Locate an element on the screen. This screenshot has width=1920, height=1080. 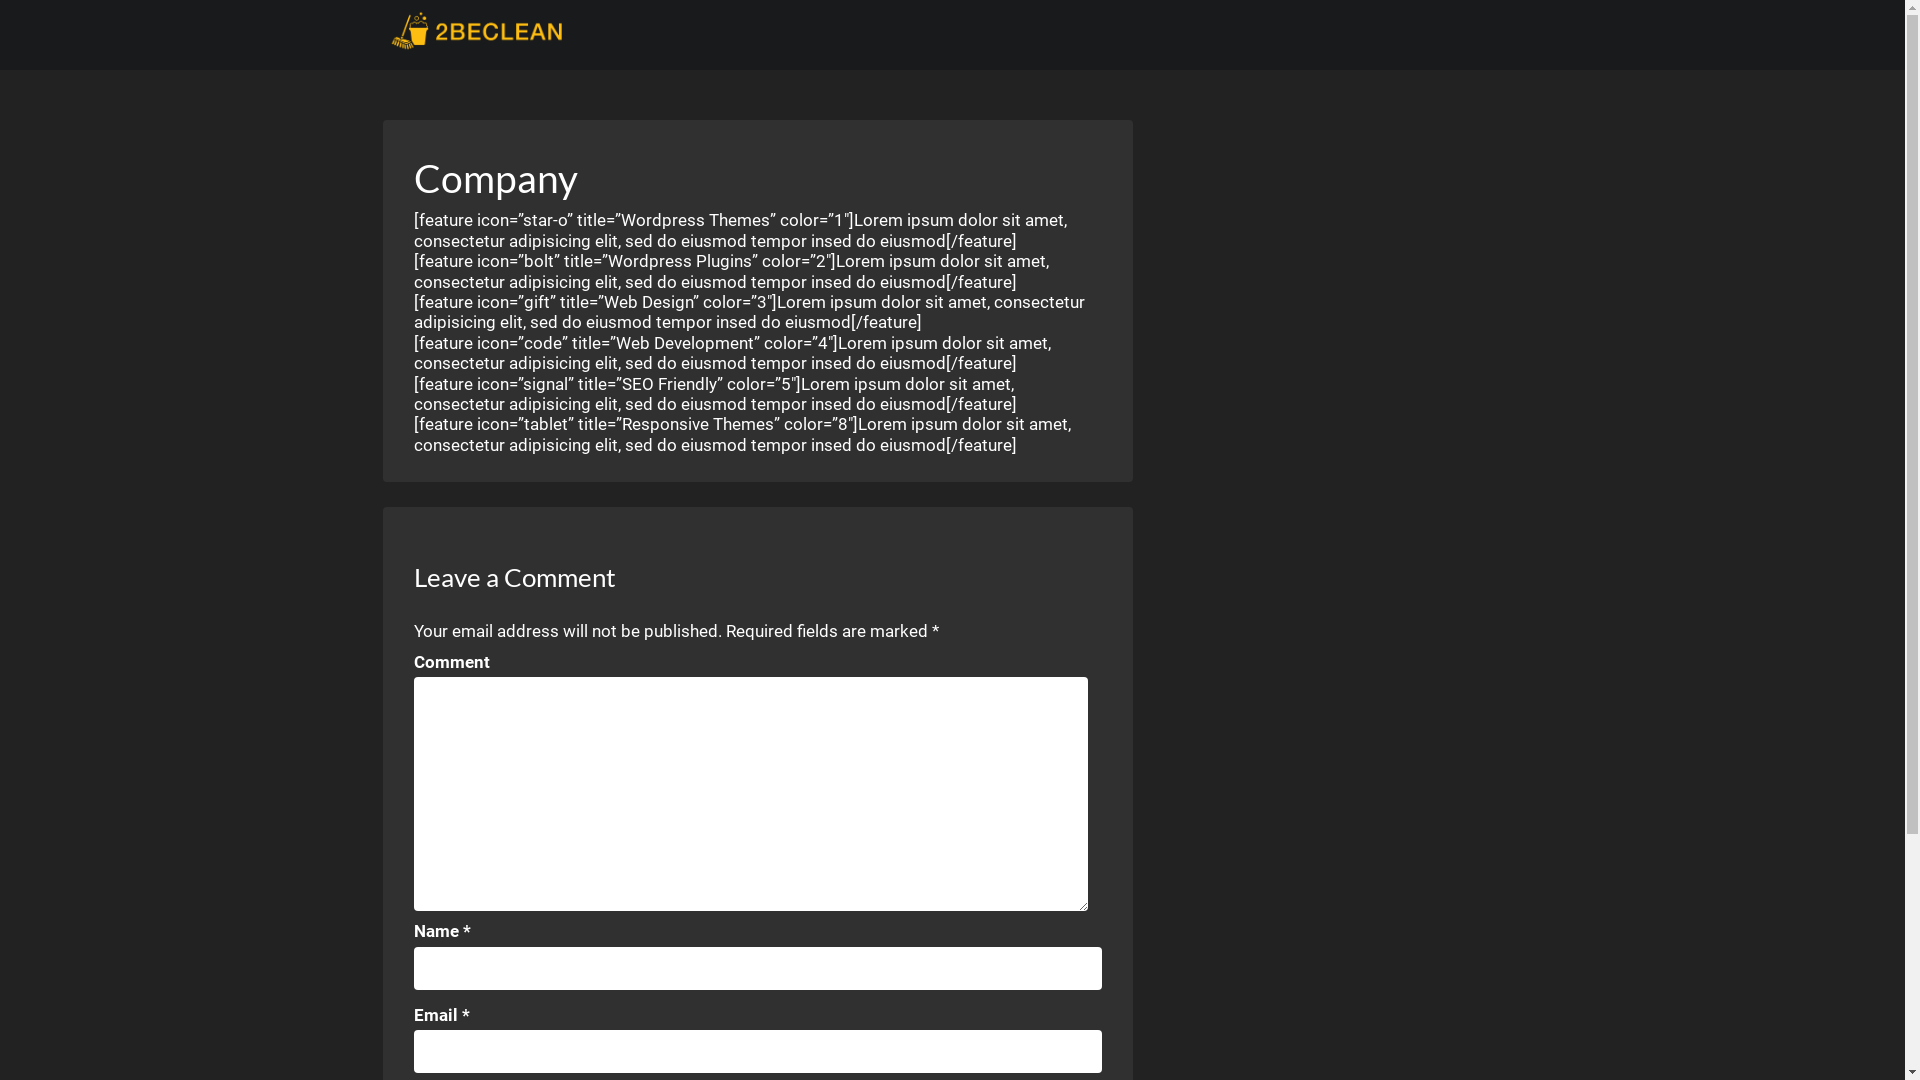
'2beClean.com' is located at coordinates (477, 30).